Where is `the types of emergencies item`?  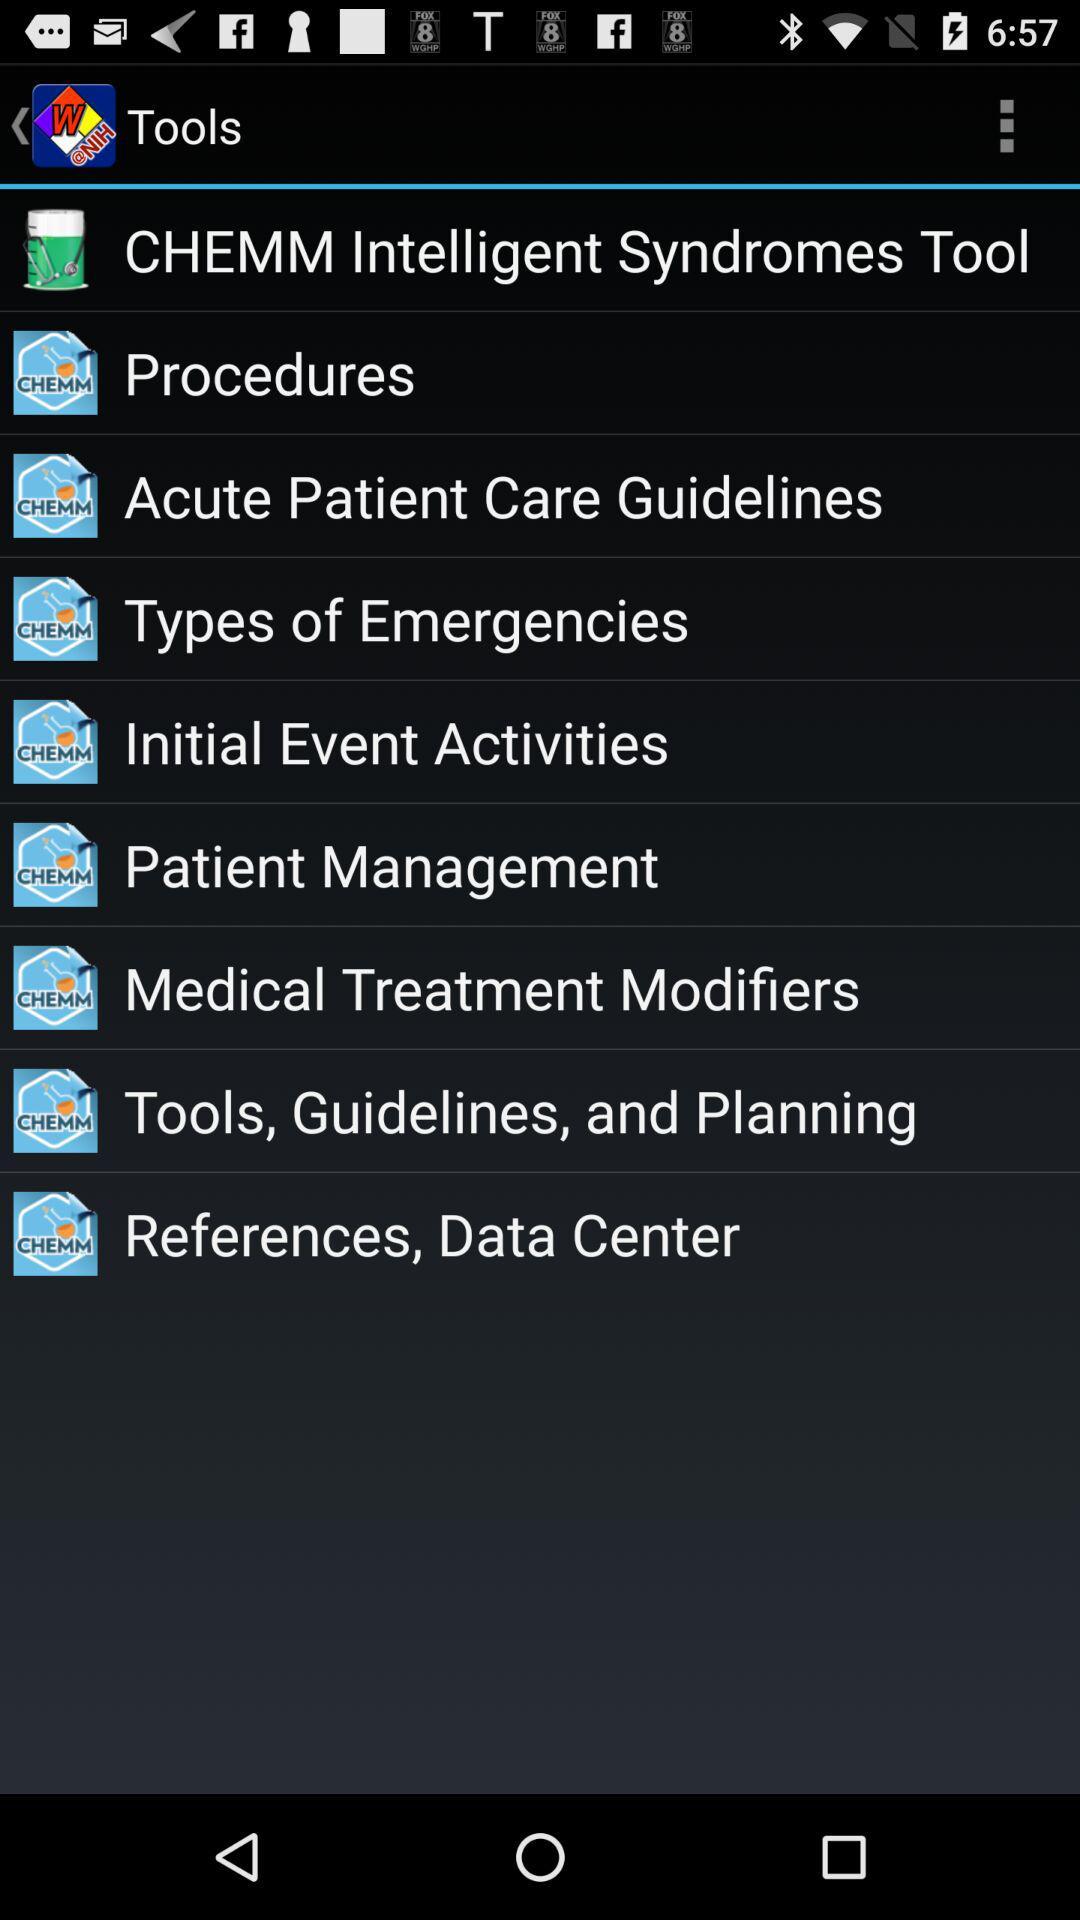 the types of emergencies item is located at coordinates (600, 617).